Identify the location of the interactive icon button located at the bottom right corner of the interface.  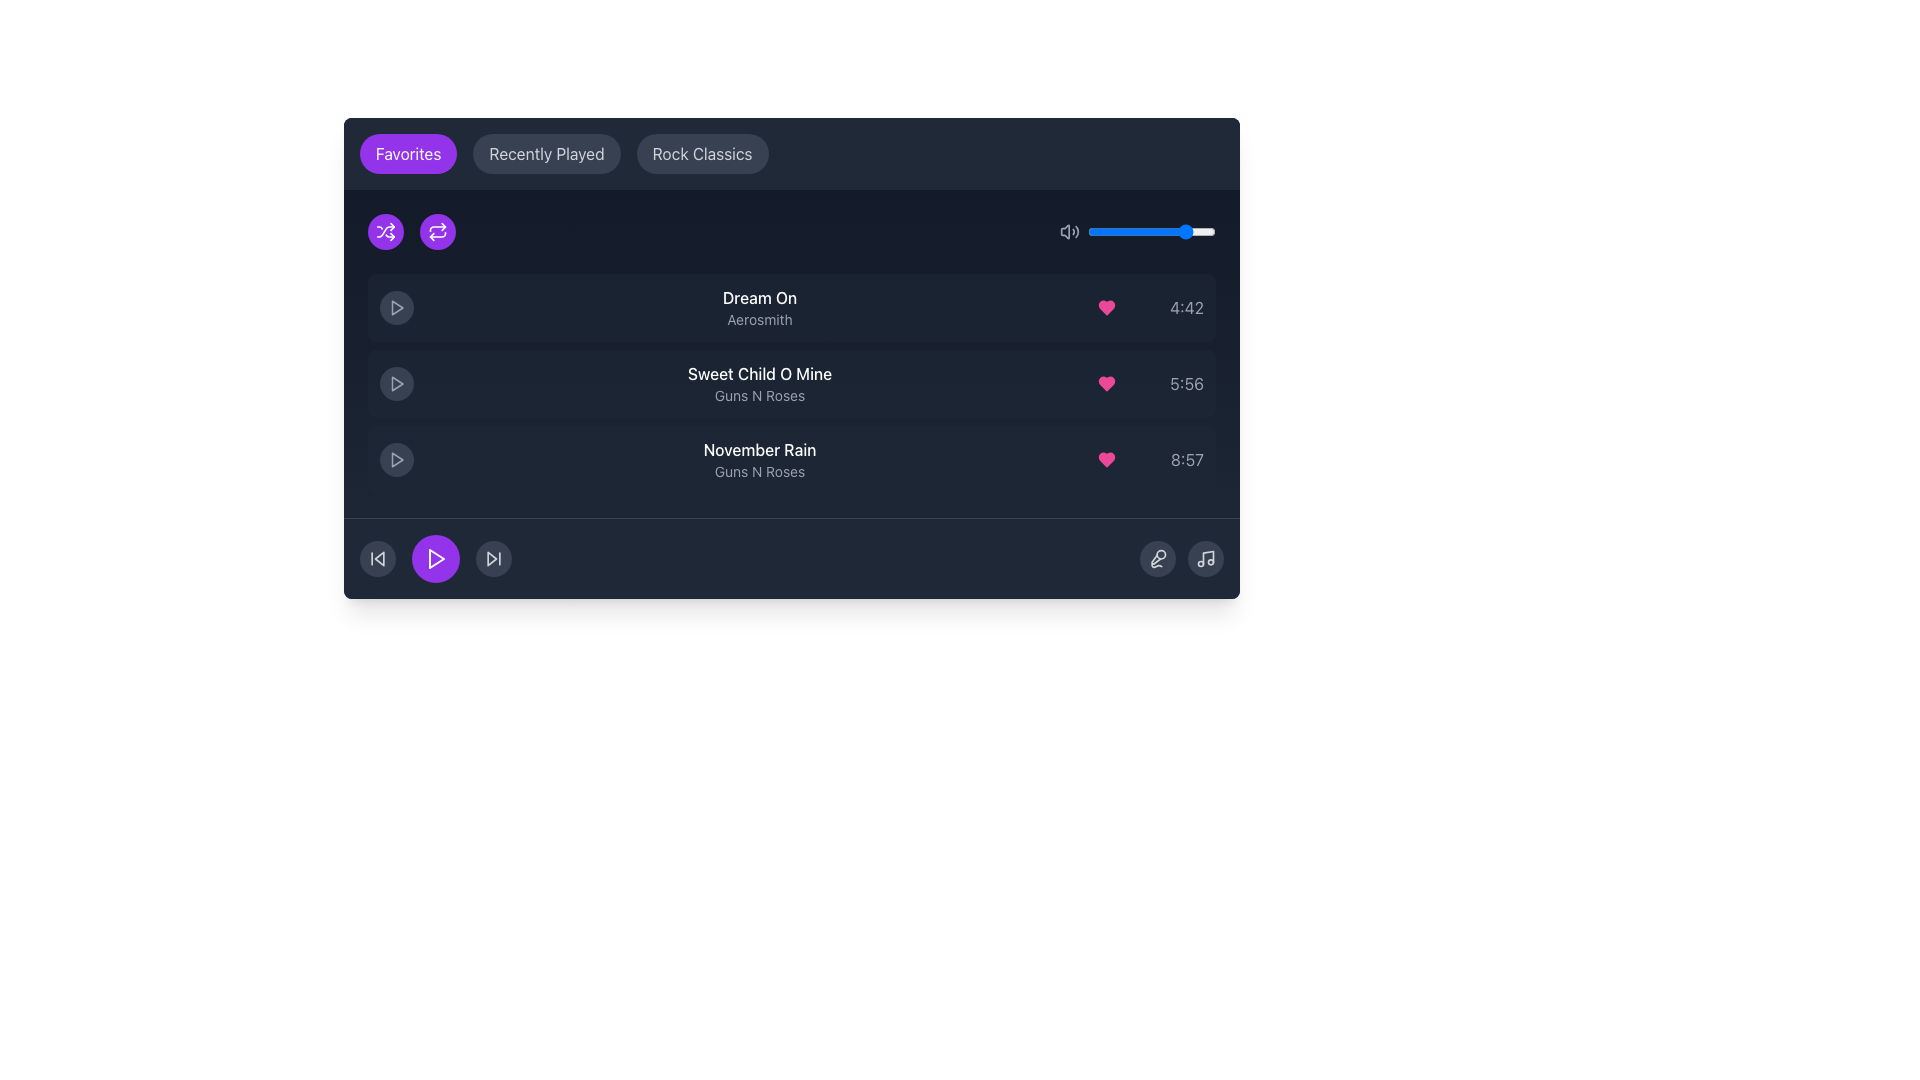
(1204, 559).